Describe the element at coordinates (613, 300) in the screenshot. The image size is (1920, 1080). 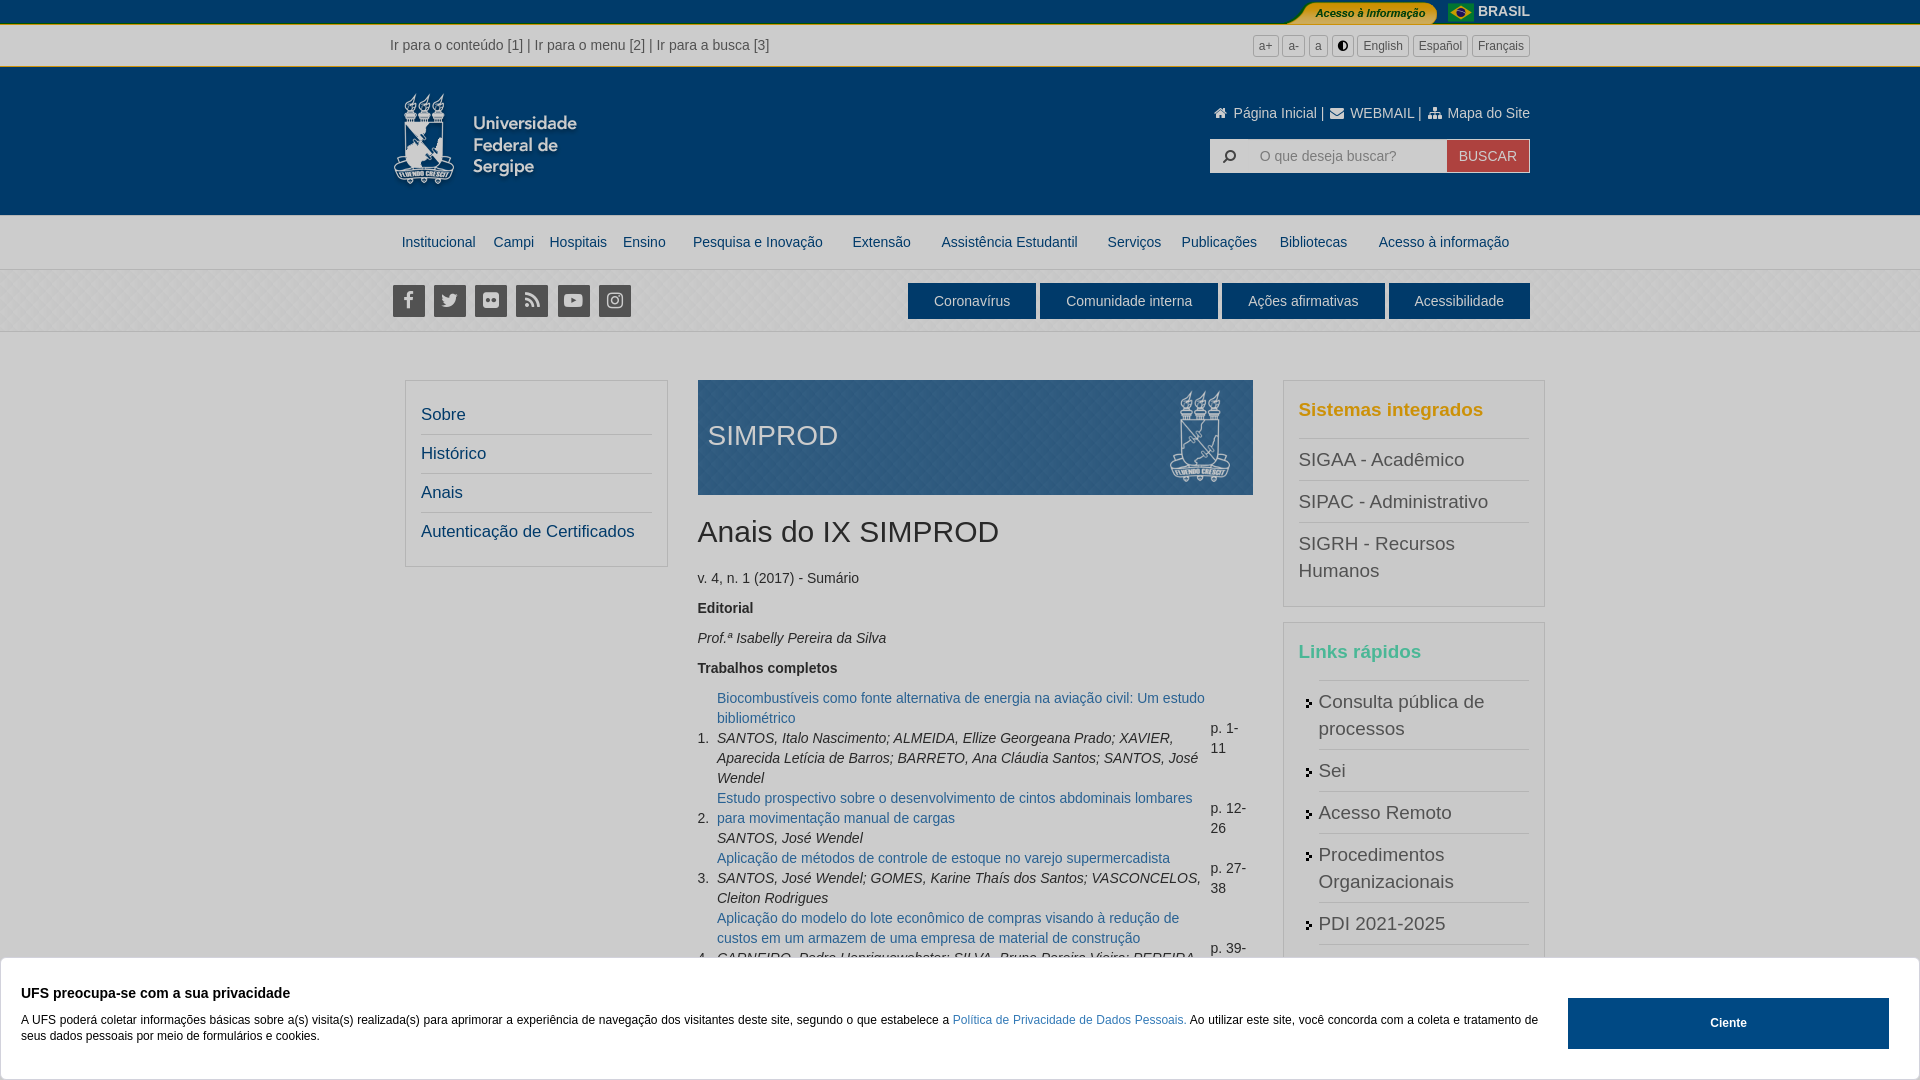
I see `'Instagram'` at that location.